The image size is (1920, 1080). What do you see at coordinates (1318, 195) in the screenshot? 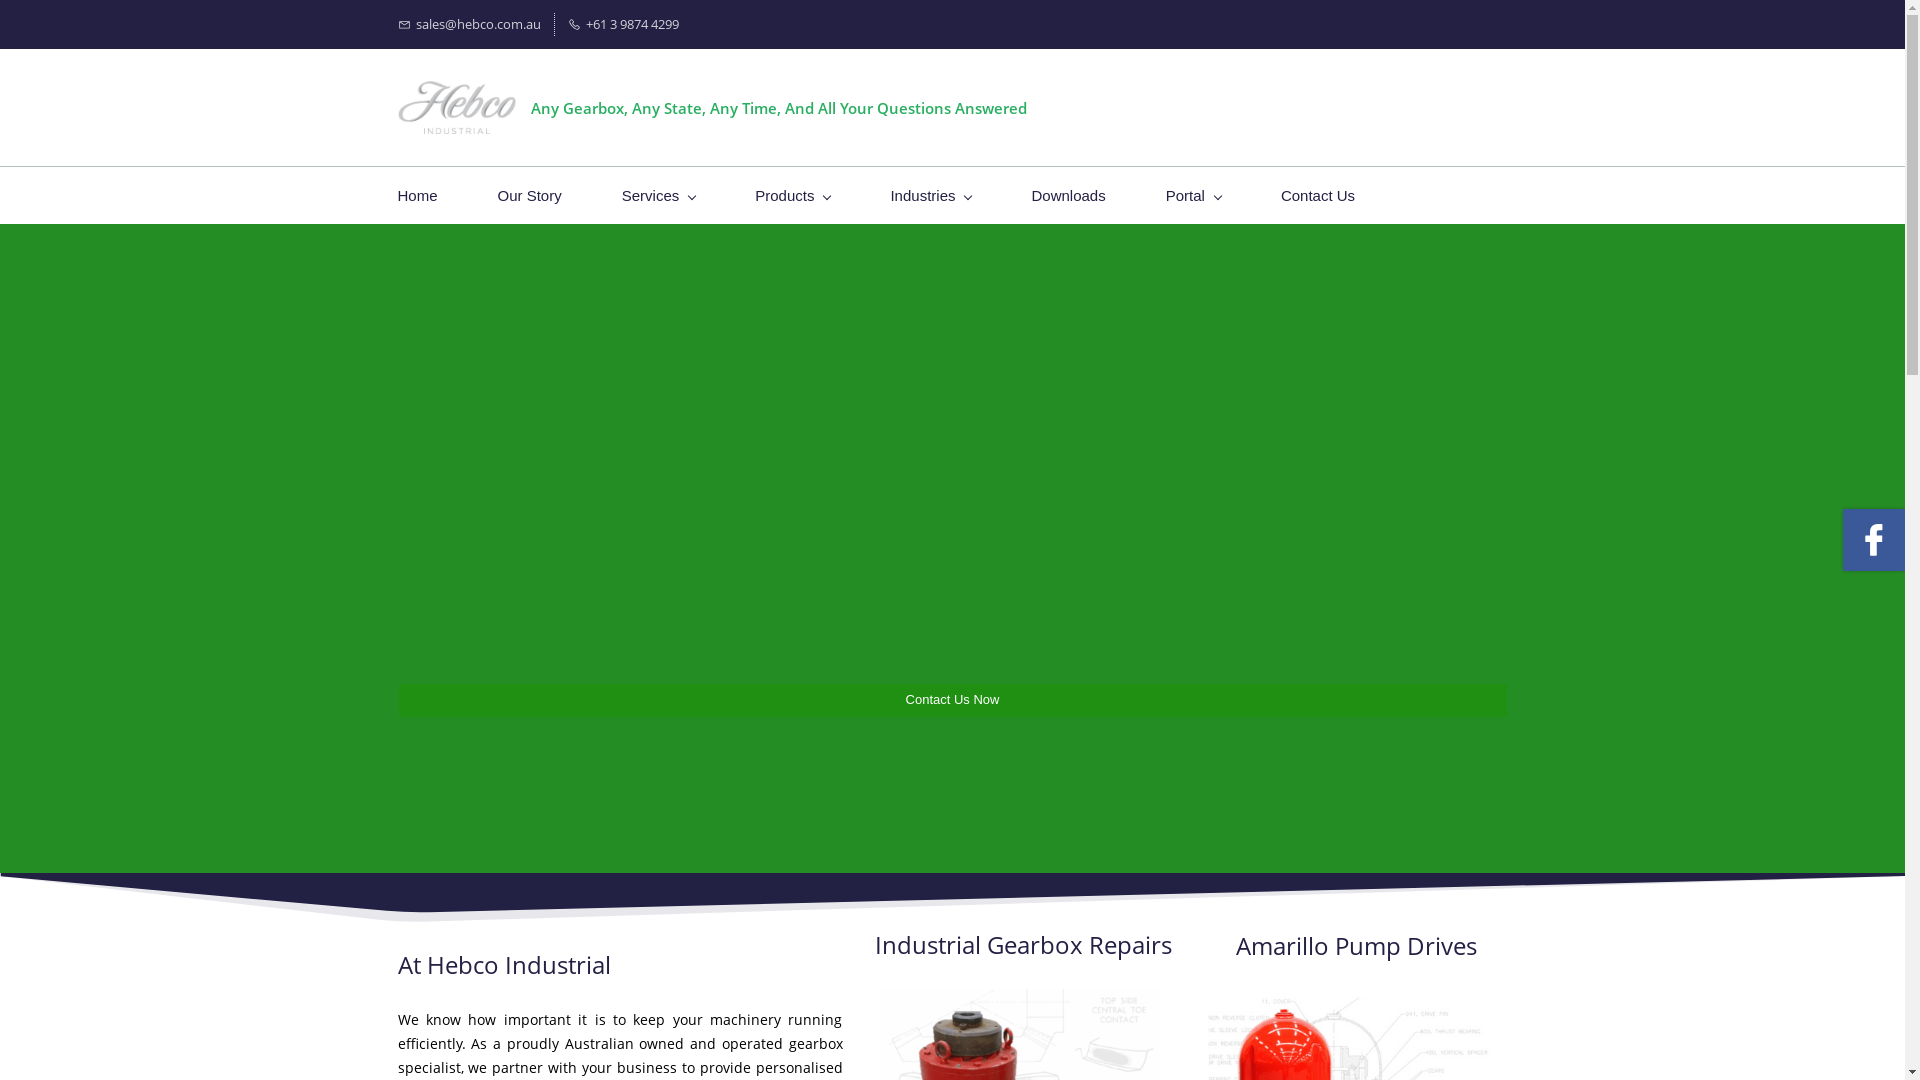
I see `'Contact Us'` at bounding box center [1318, 195].